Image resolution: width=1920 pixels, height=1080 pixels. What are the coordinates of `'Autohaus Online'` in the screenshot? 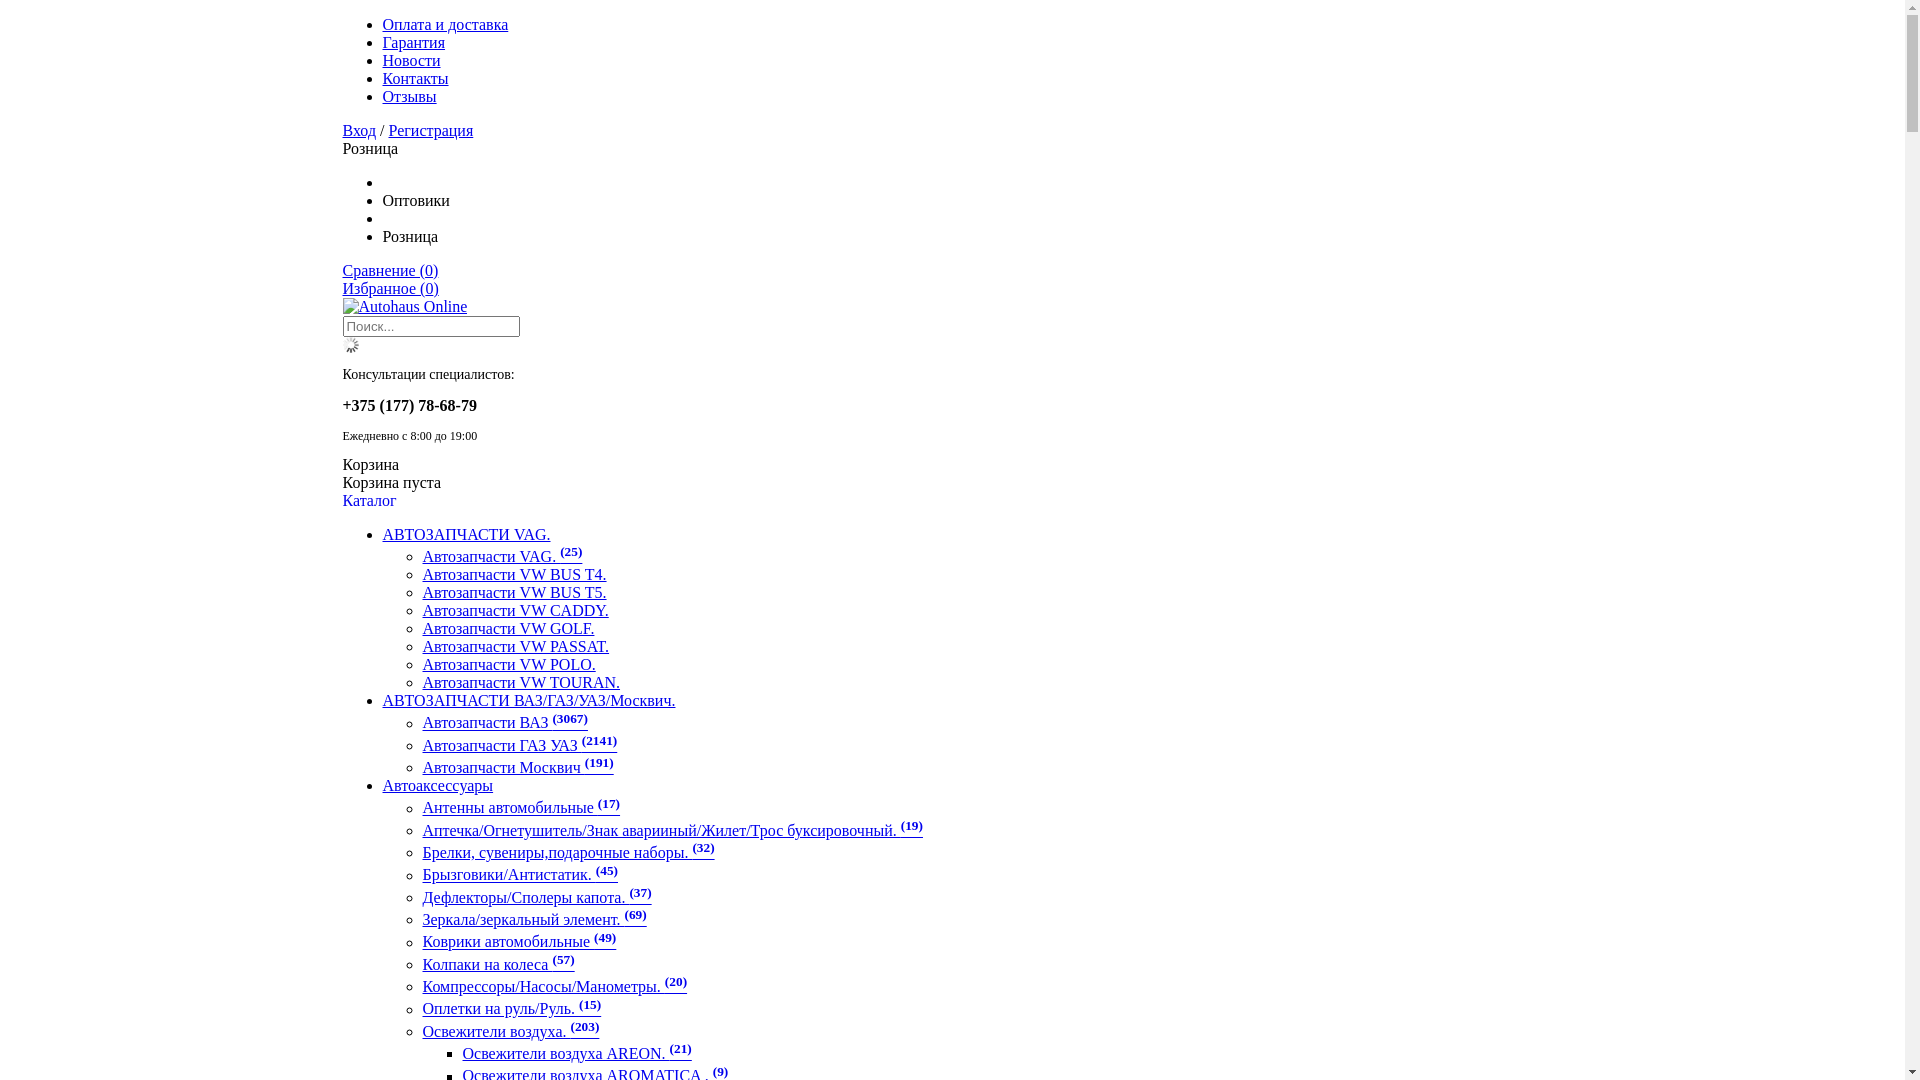 It's located at (403, 307).